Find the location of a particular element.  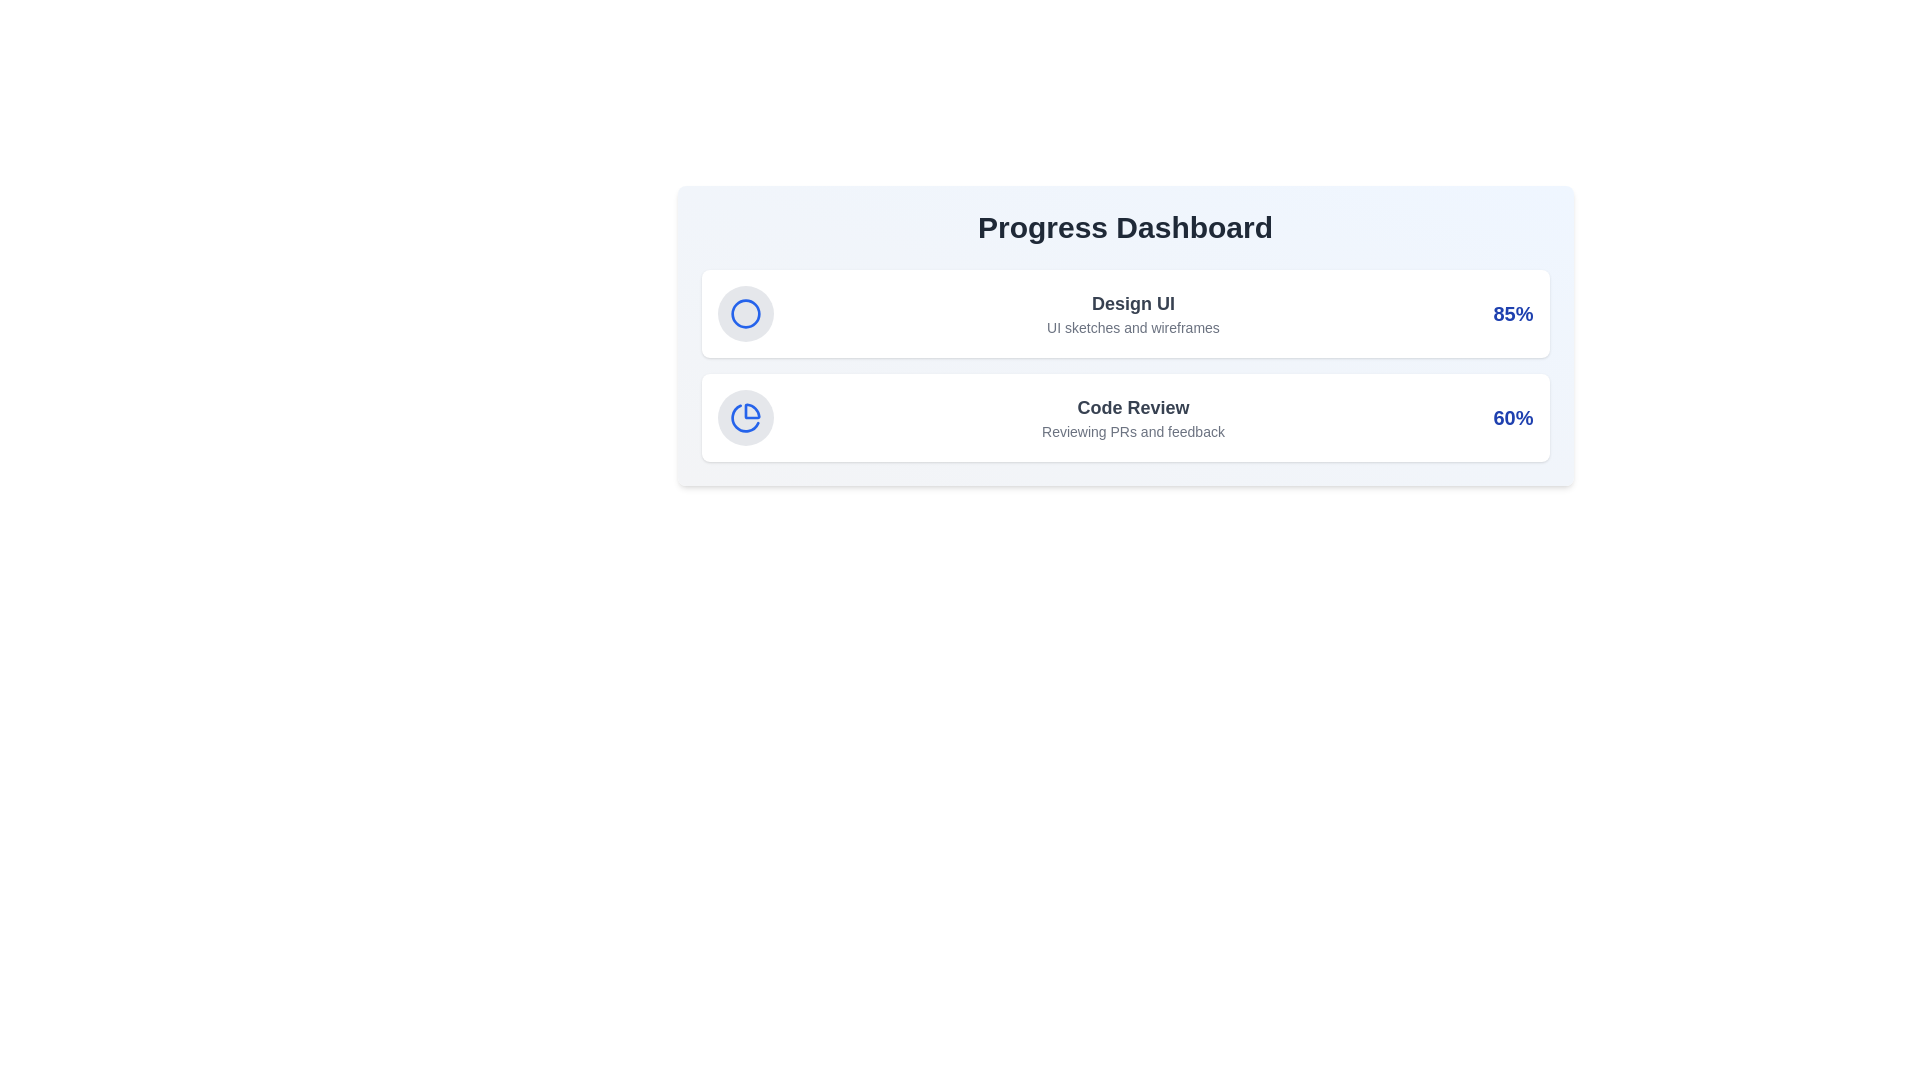

the text element that serves as a title or heading, positioned above the subtitle 'Reviewing PRs and feedback' in the vertical list of items is located at coordinates (1133, 407).